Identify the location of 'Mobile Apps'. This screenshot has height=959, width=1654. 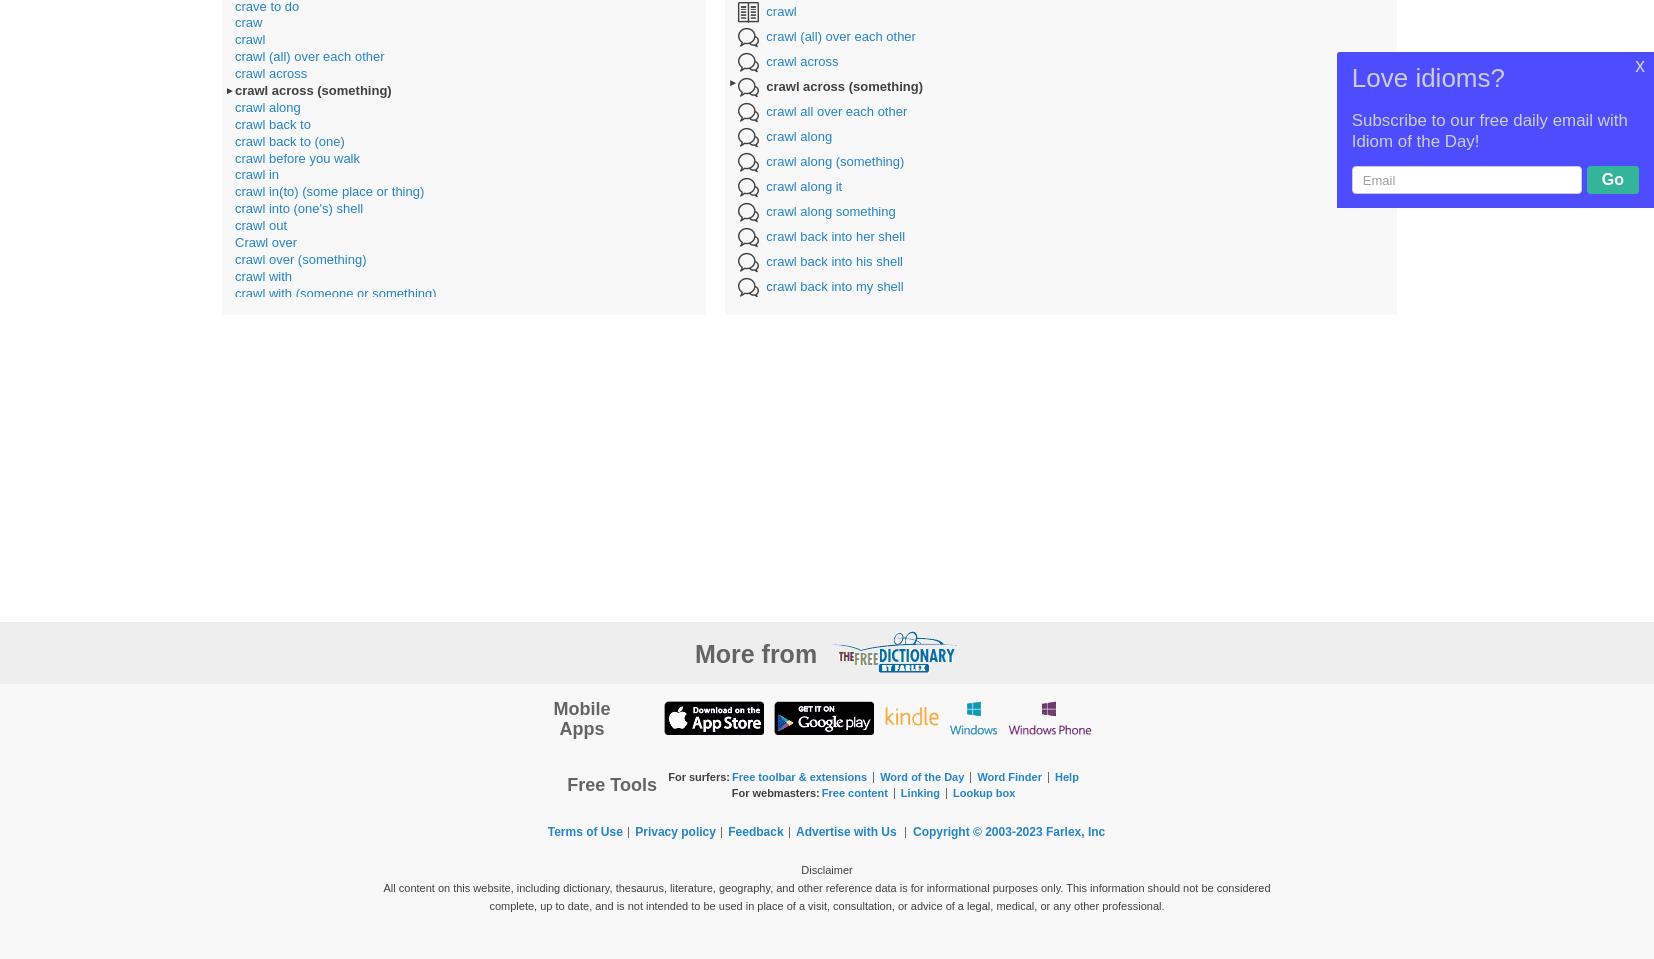
(581, 717).